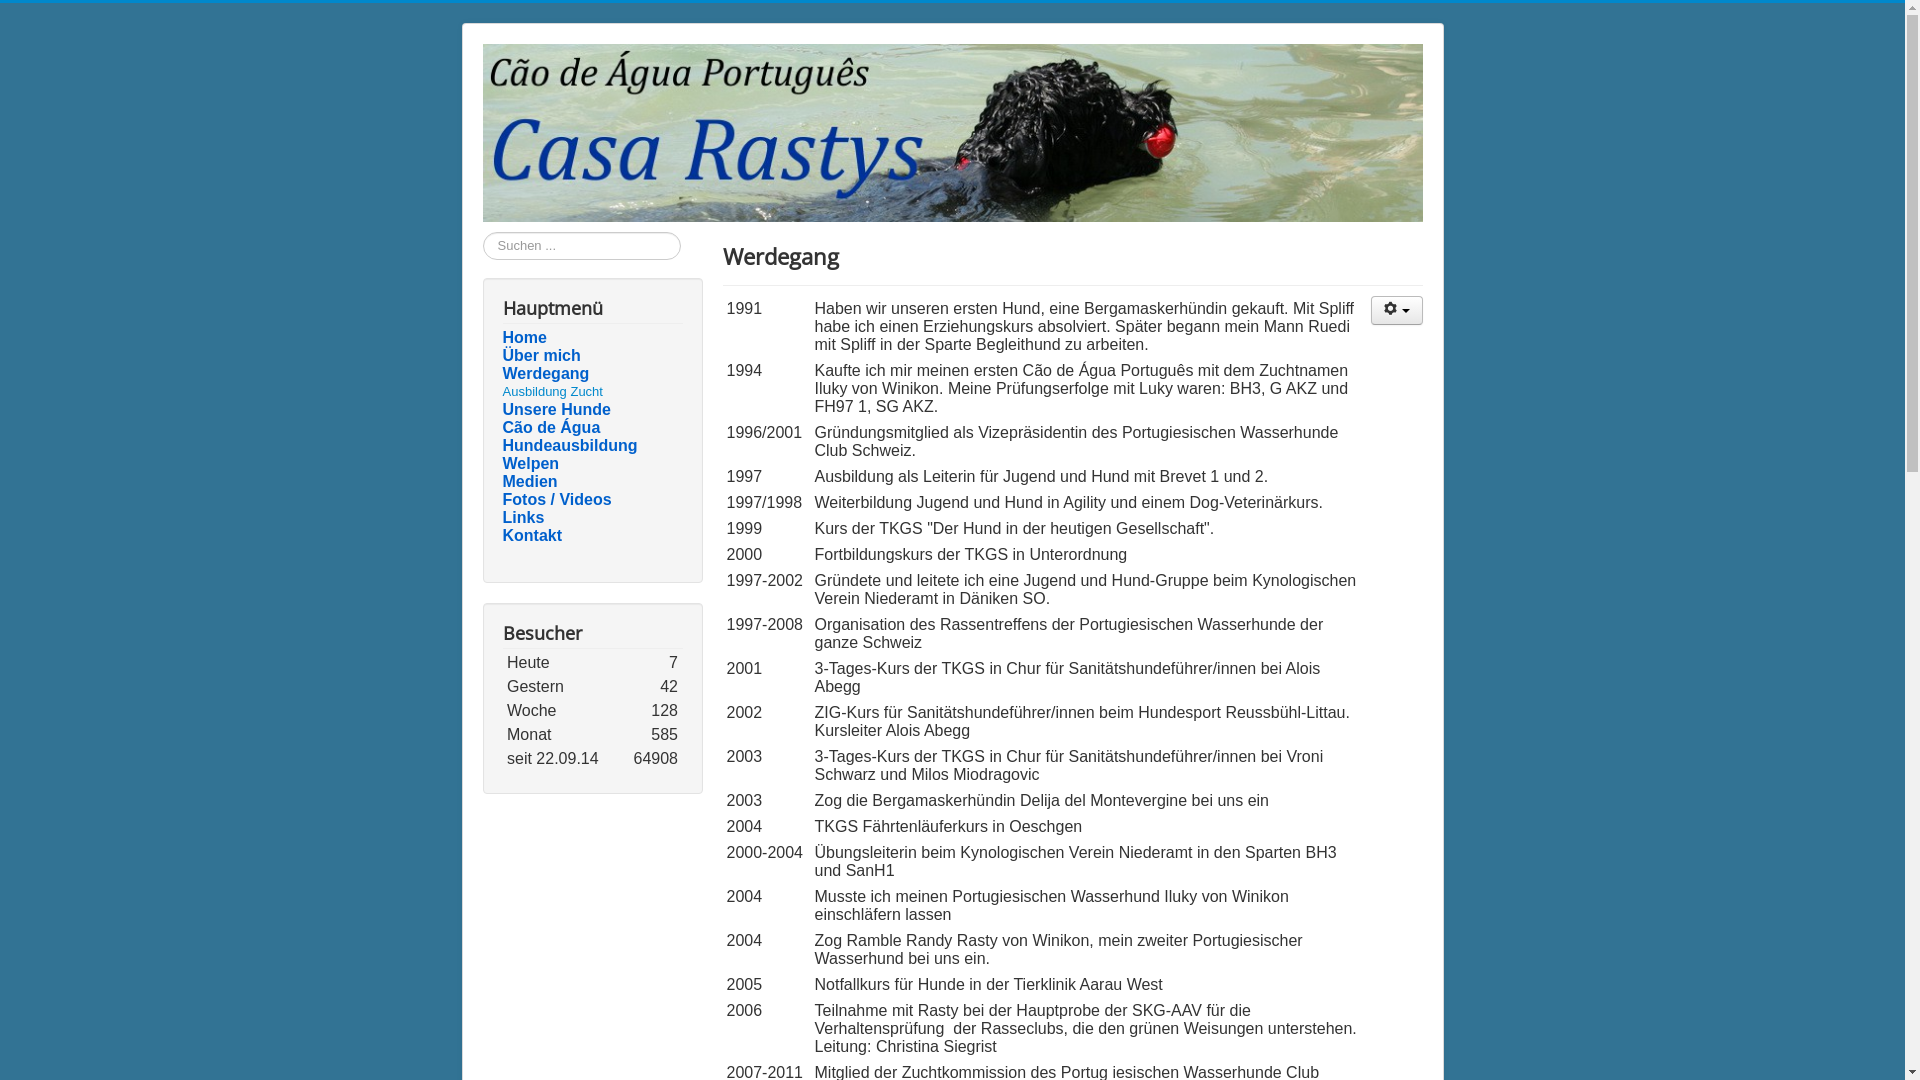 This screenshot has height=1080, width=1920. What do you see at coordinates (590, 408) in the screenshot?
I see `'Unsere Hunde'` at bounding box center [590, 408].